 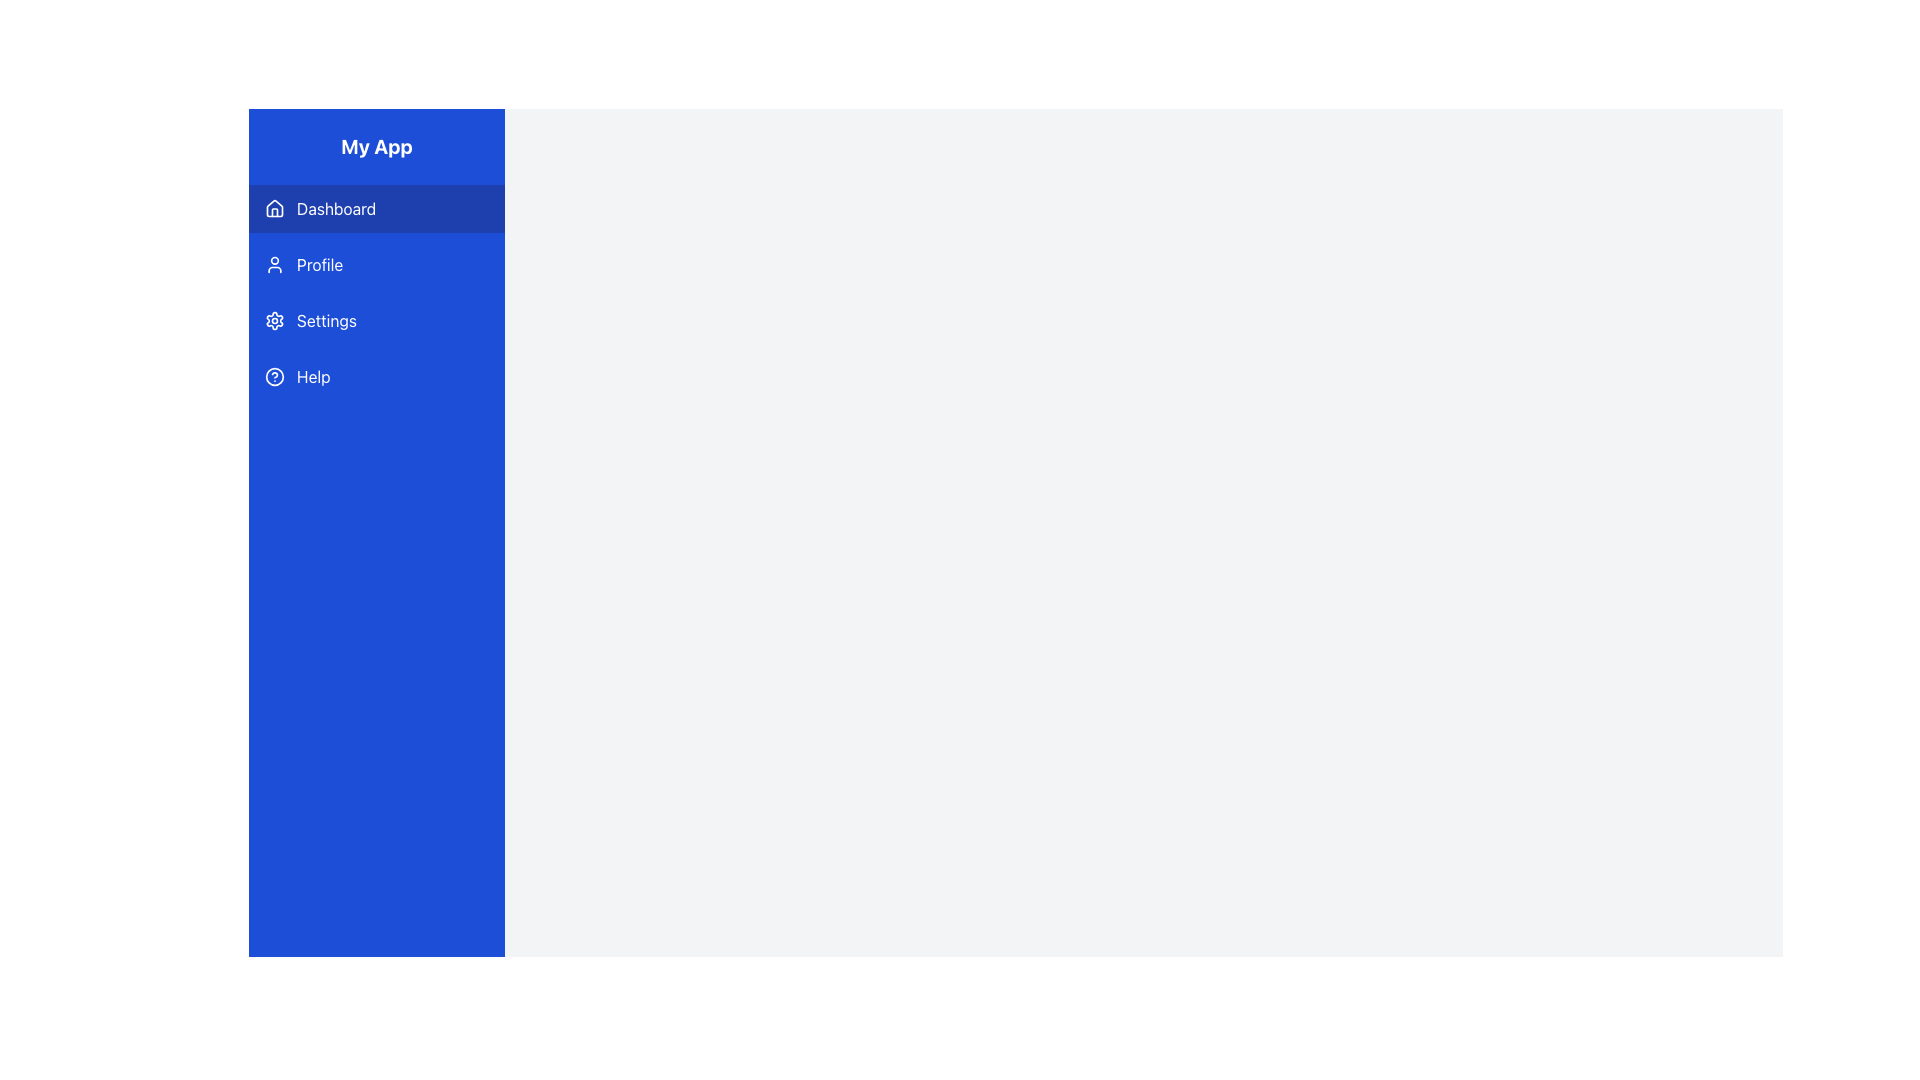 I want to click on the 'Profile' text label in the vertical navigation menu, so click(x=320, y=264).